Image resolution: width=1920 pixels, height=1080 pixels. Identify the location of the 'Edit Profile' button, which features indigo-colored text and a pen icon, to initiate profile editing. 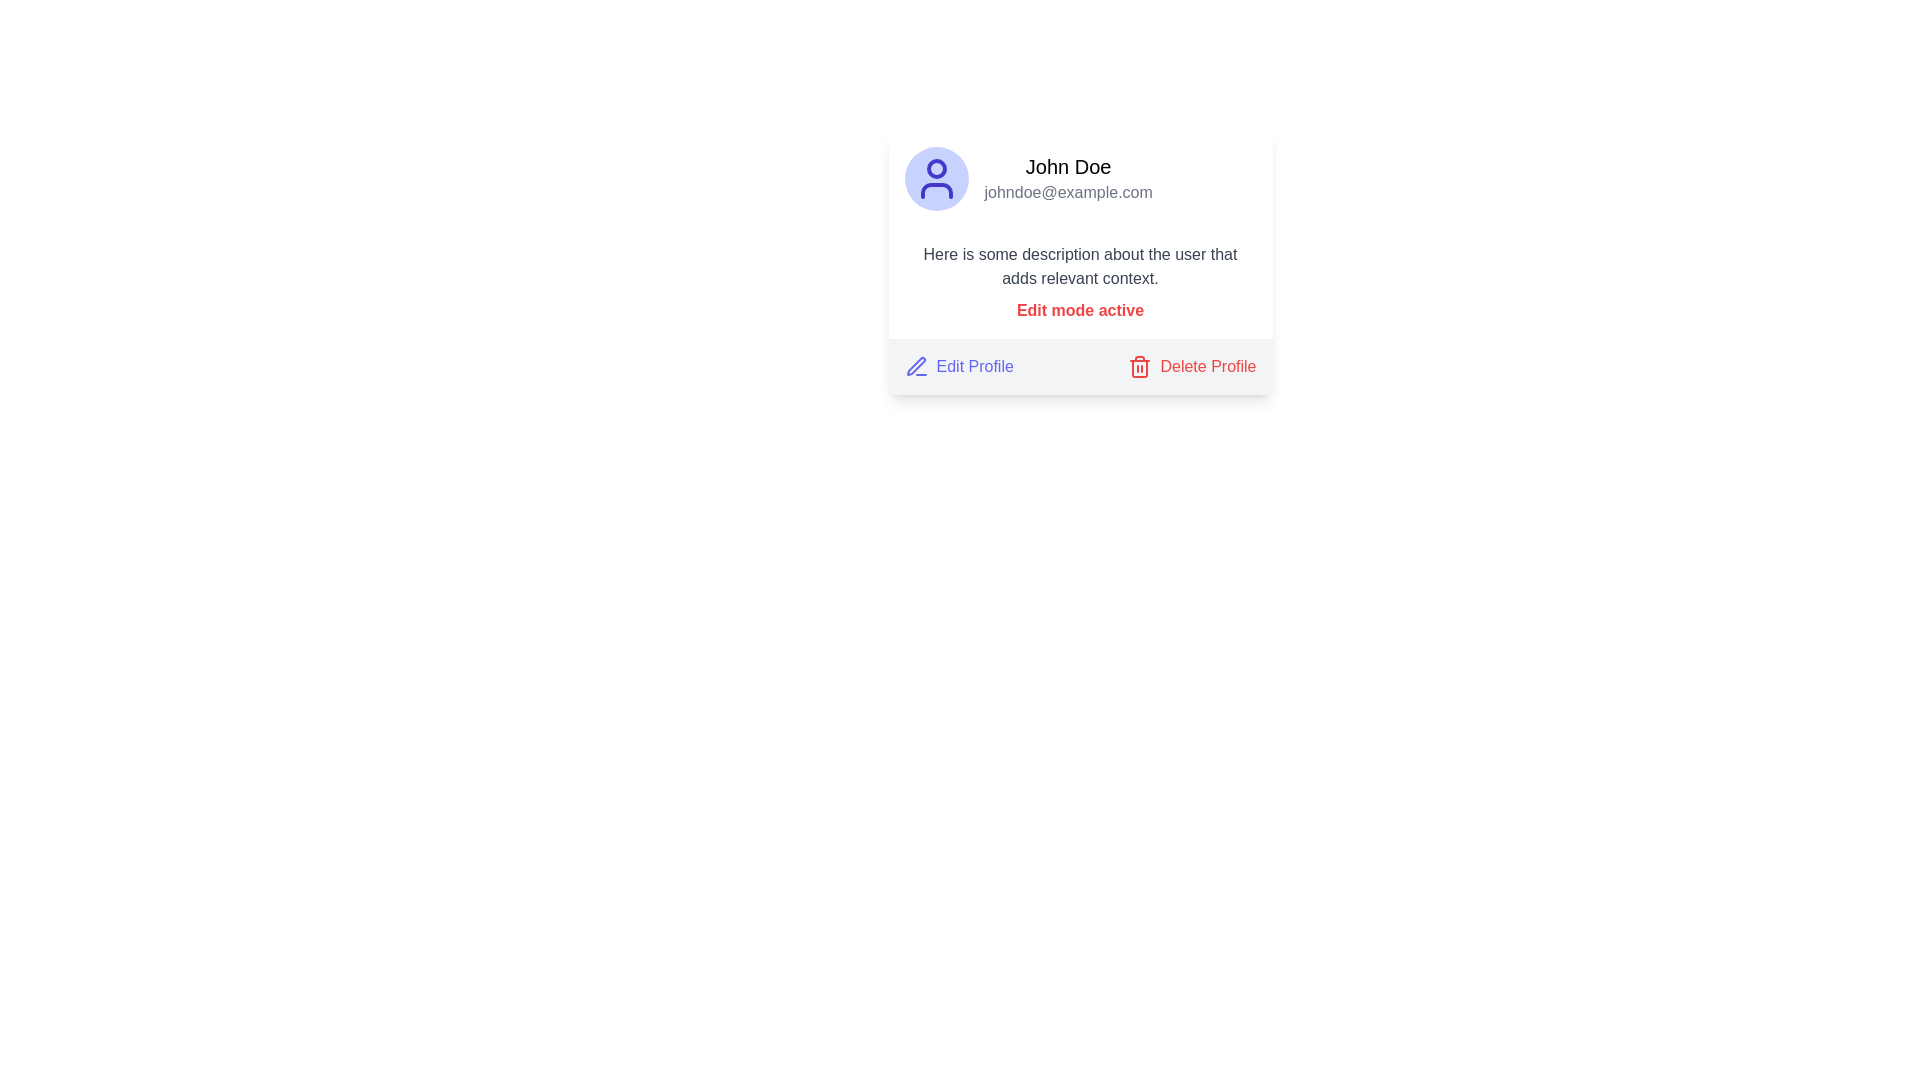
(958, 366).